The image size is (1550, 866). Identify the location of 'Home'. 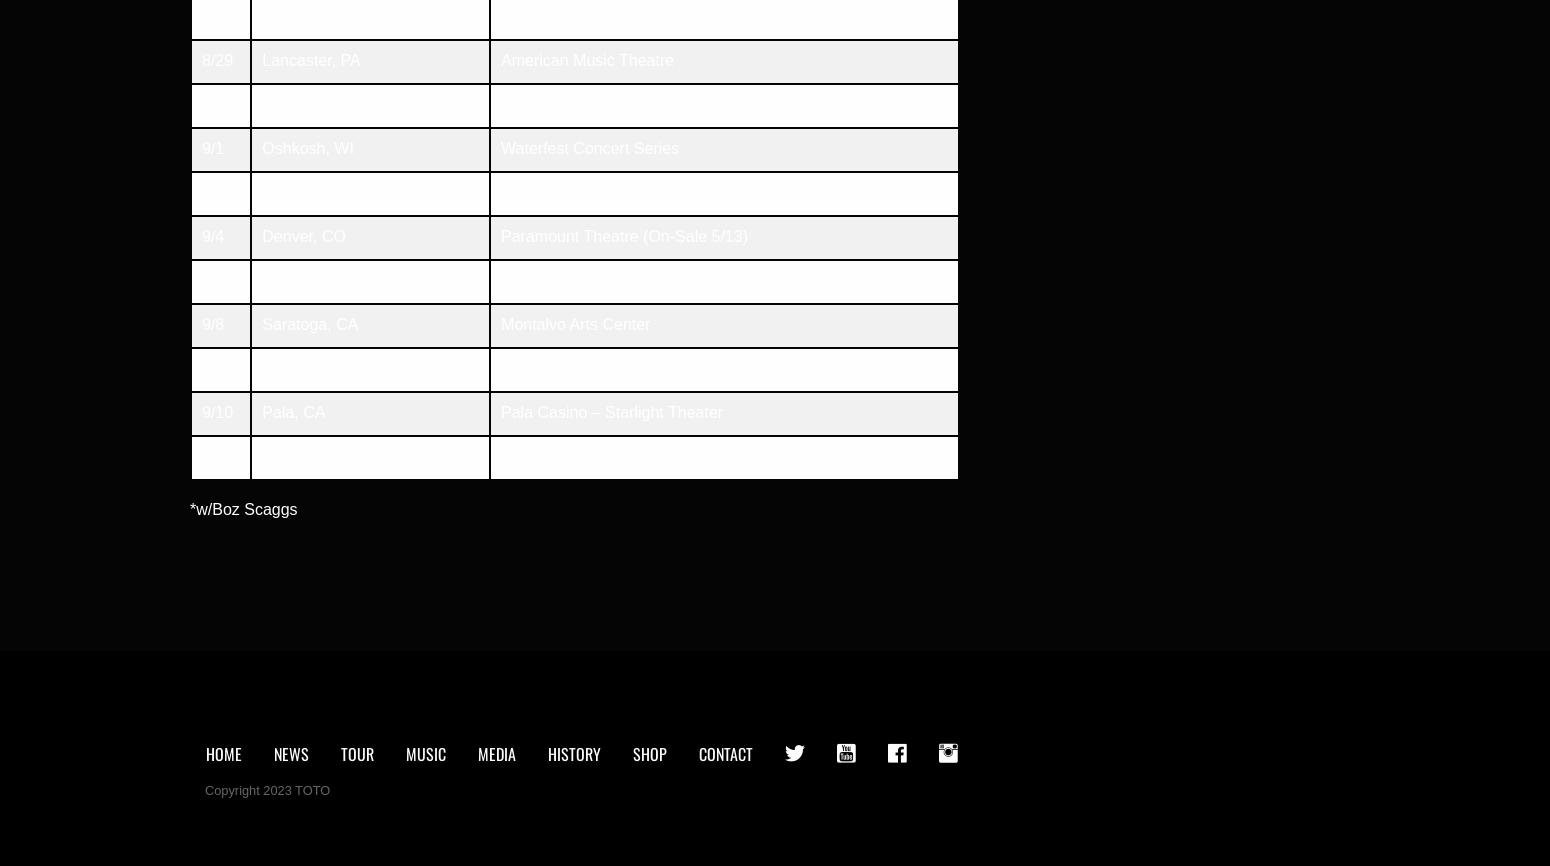
(204, 753).